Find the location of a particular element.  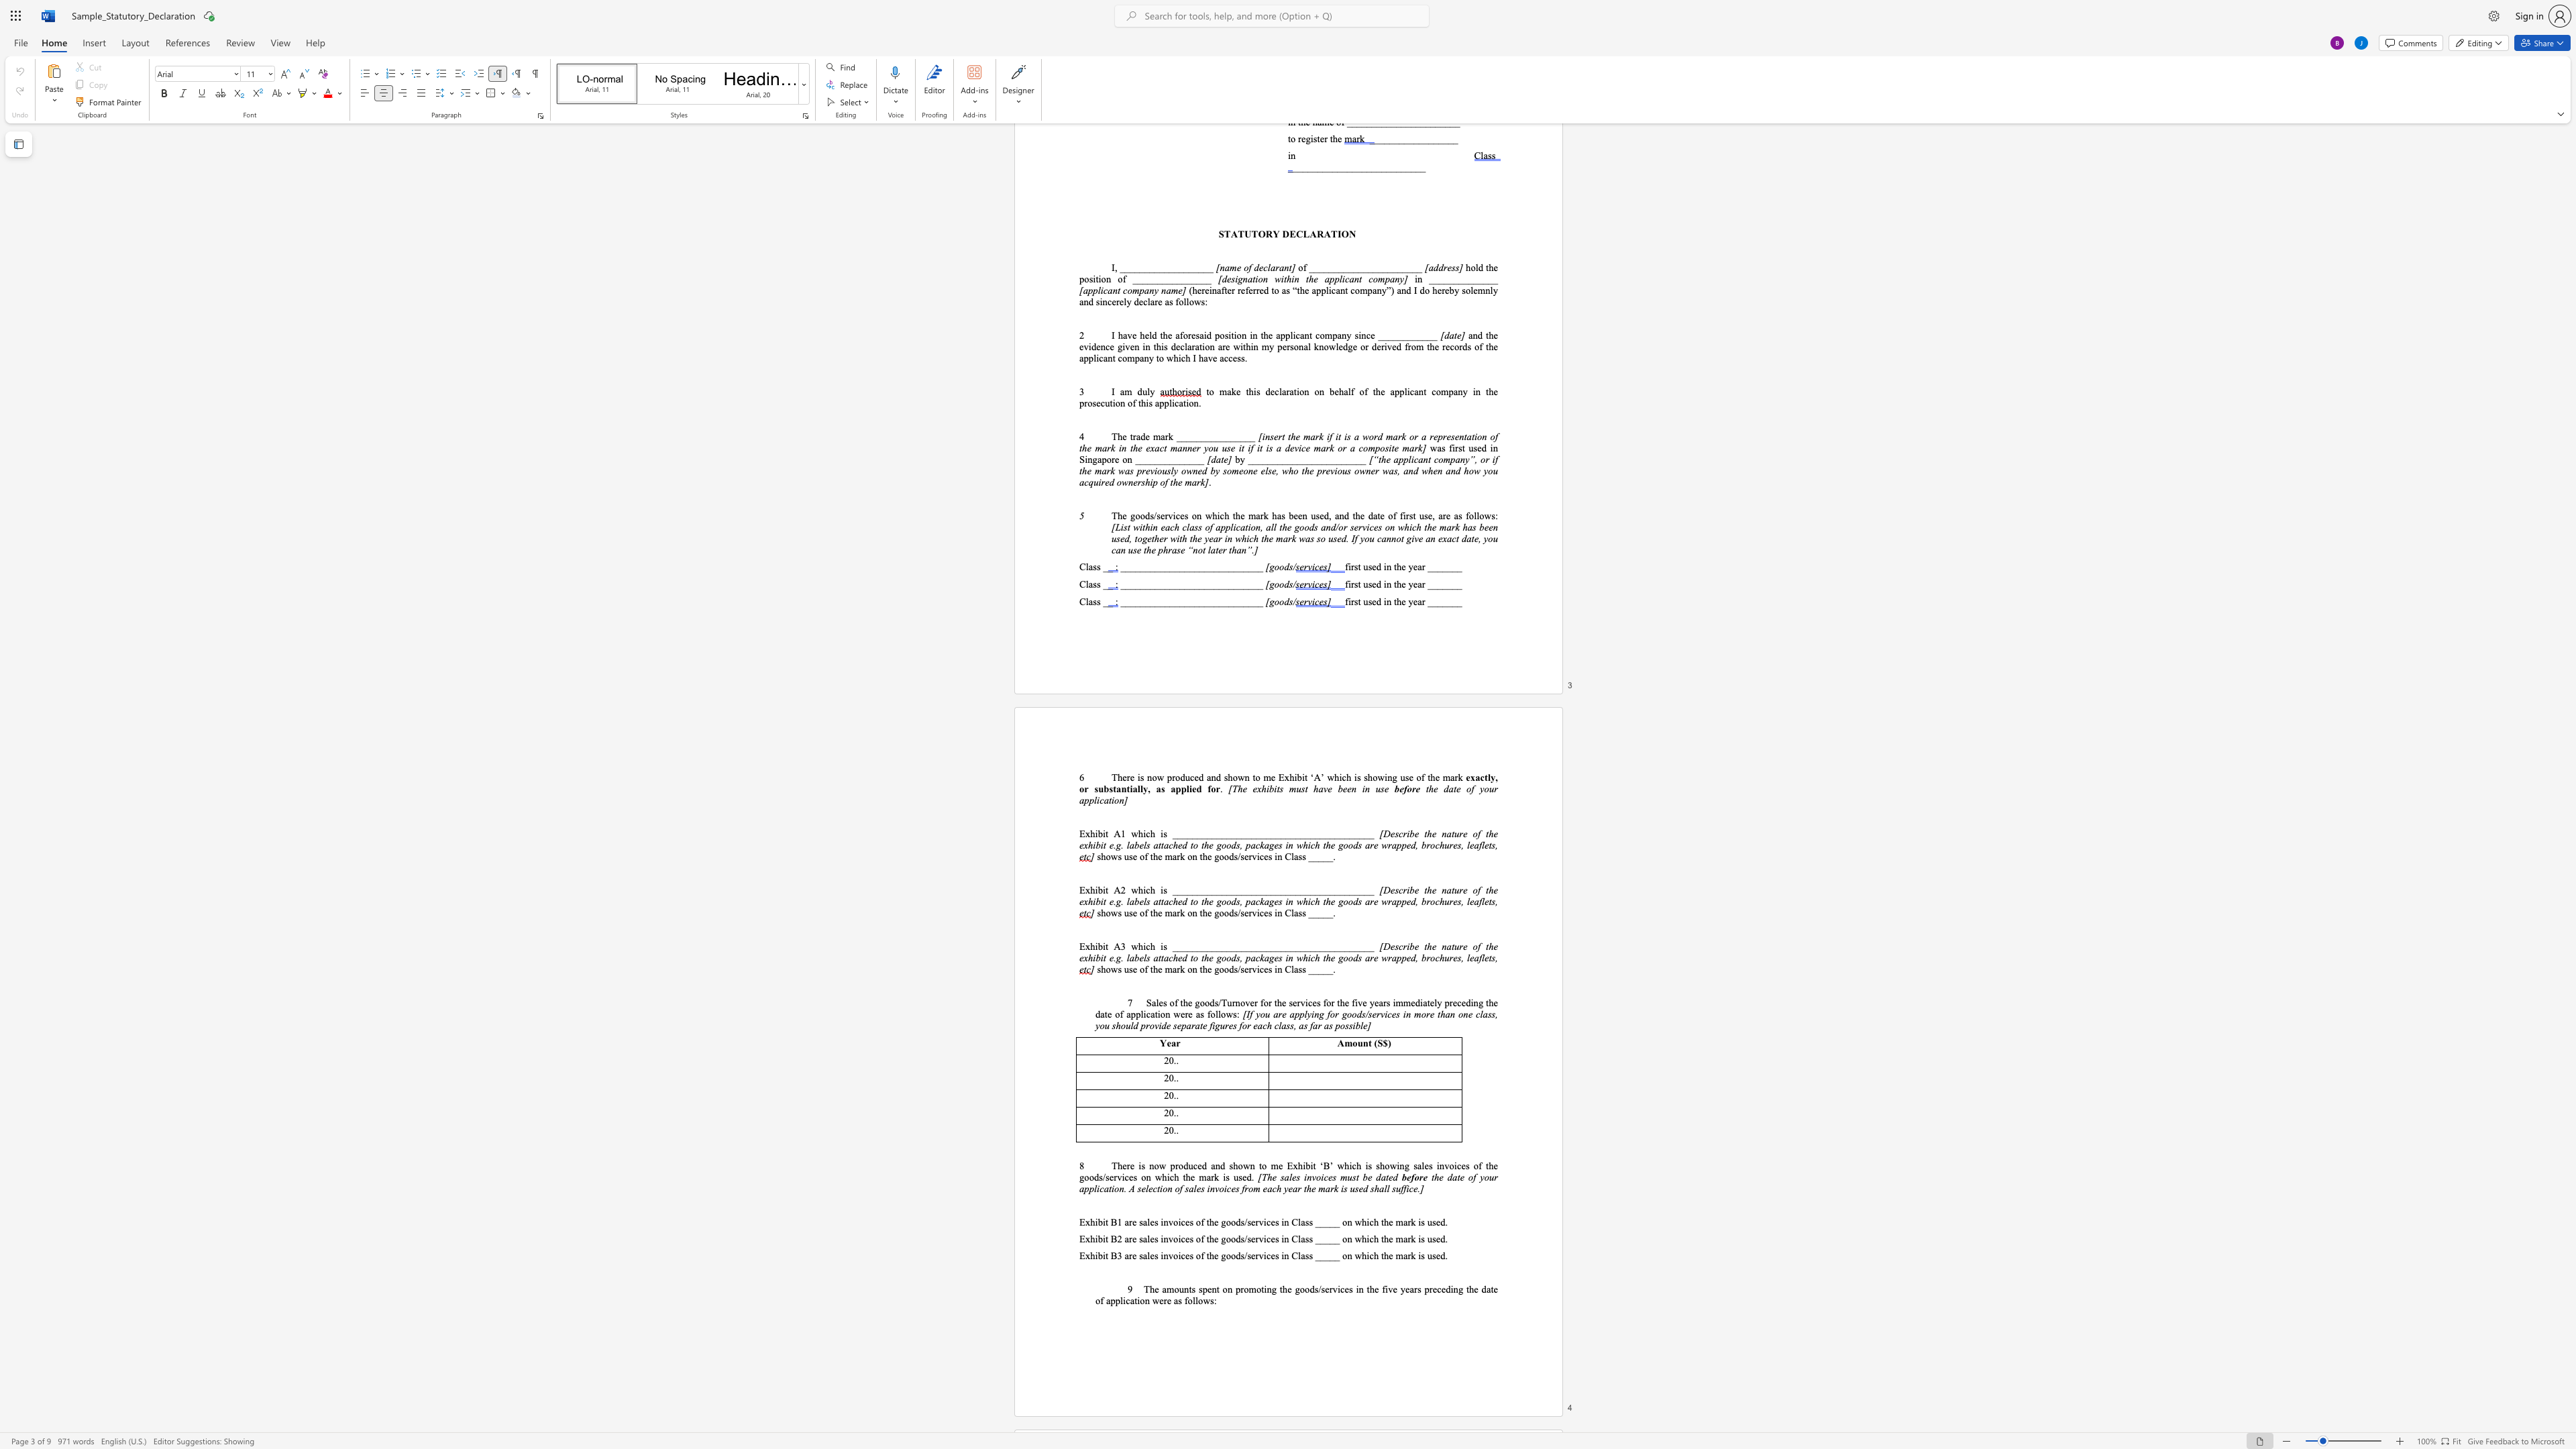

the subset text "date of appli" within the text "preceding the date of application were as follows:" is located at coordinates (1095, 1013).